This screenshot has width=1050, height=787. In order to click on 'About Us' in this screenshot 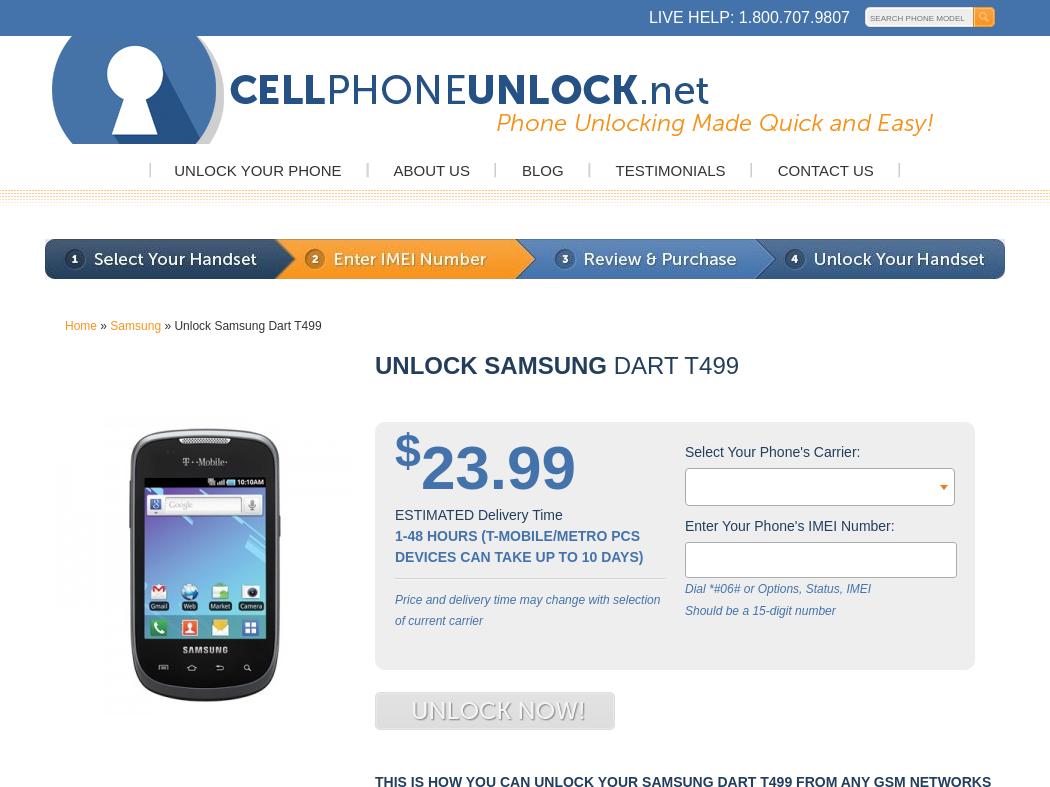, I will do `click(430, 169)`.